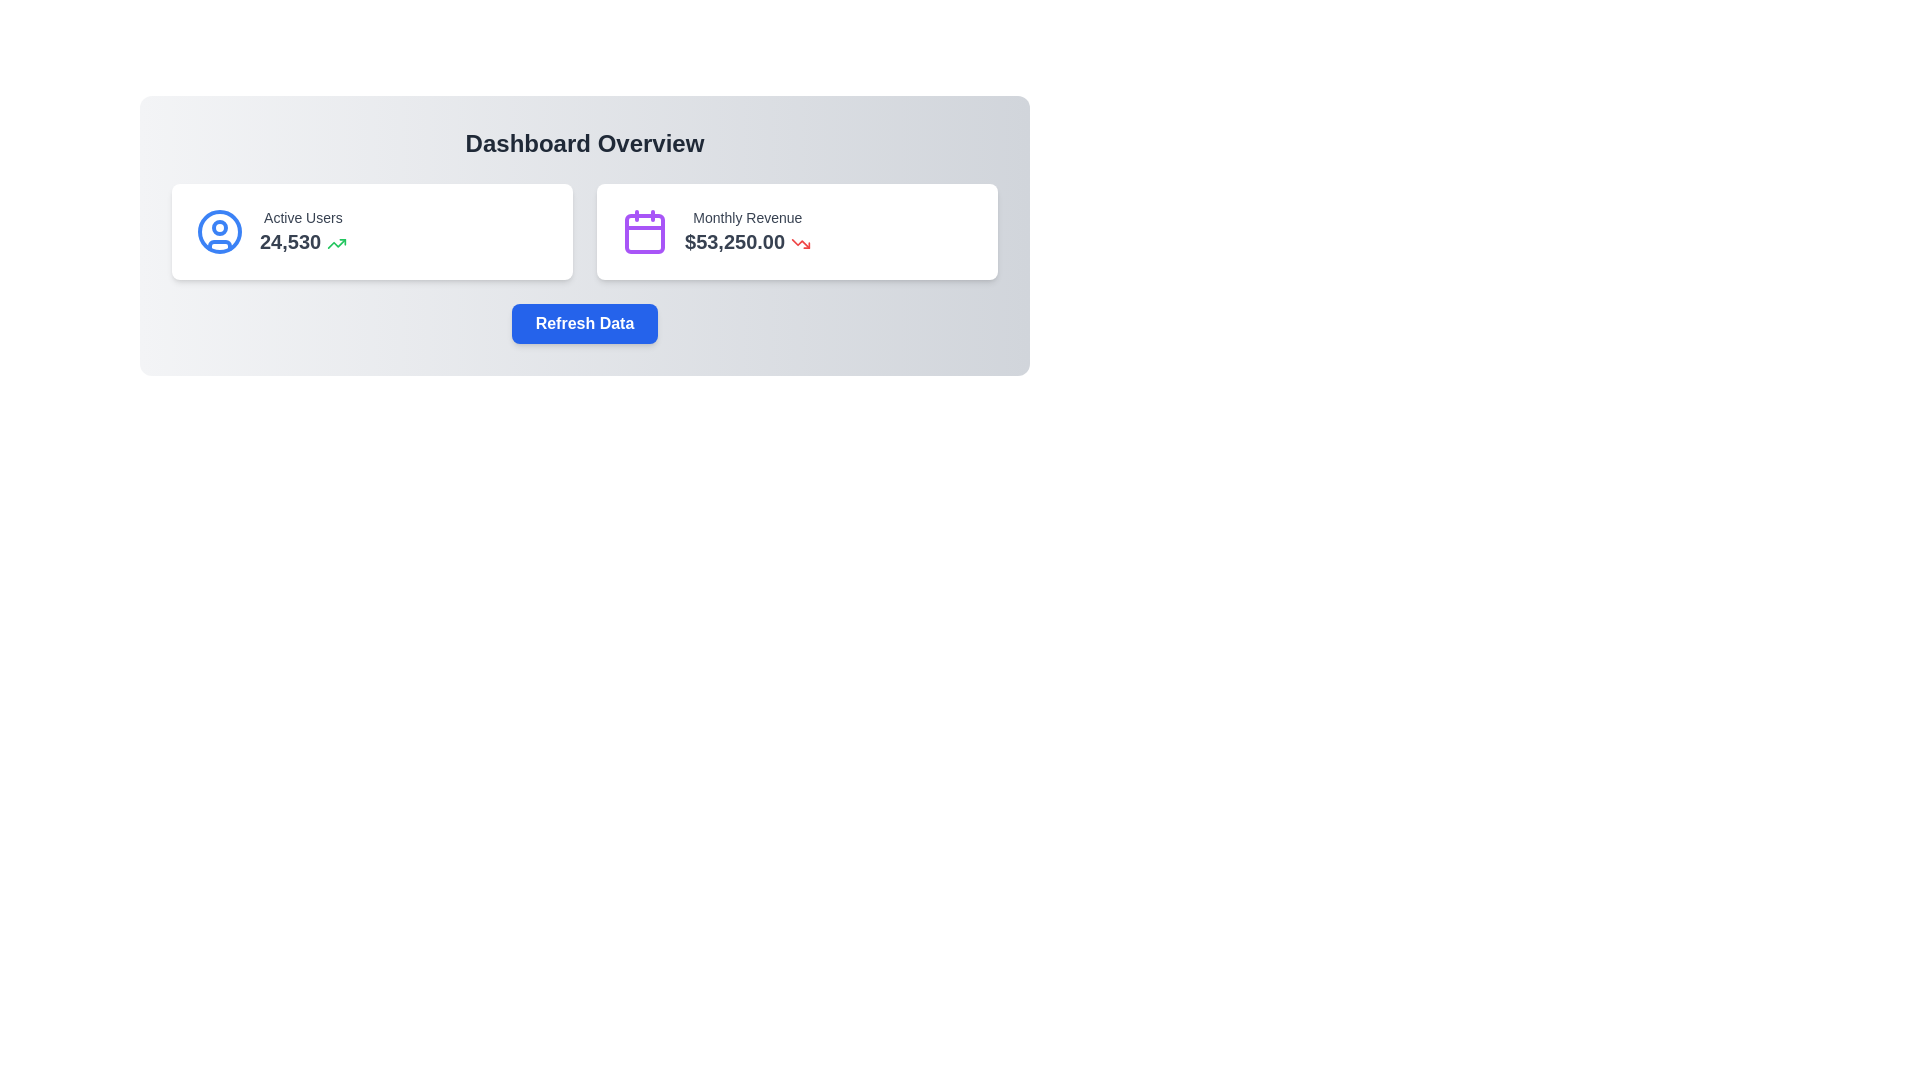 The width and height of the screenshot is (1920, 1080). I want to click on the static text label that represents the header for monthly revenue statistics, positioned above the revenue amount and to the right of the purple calendar icon, so click(746, 218).